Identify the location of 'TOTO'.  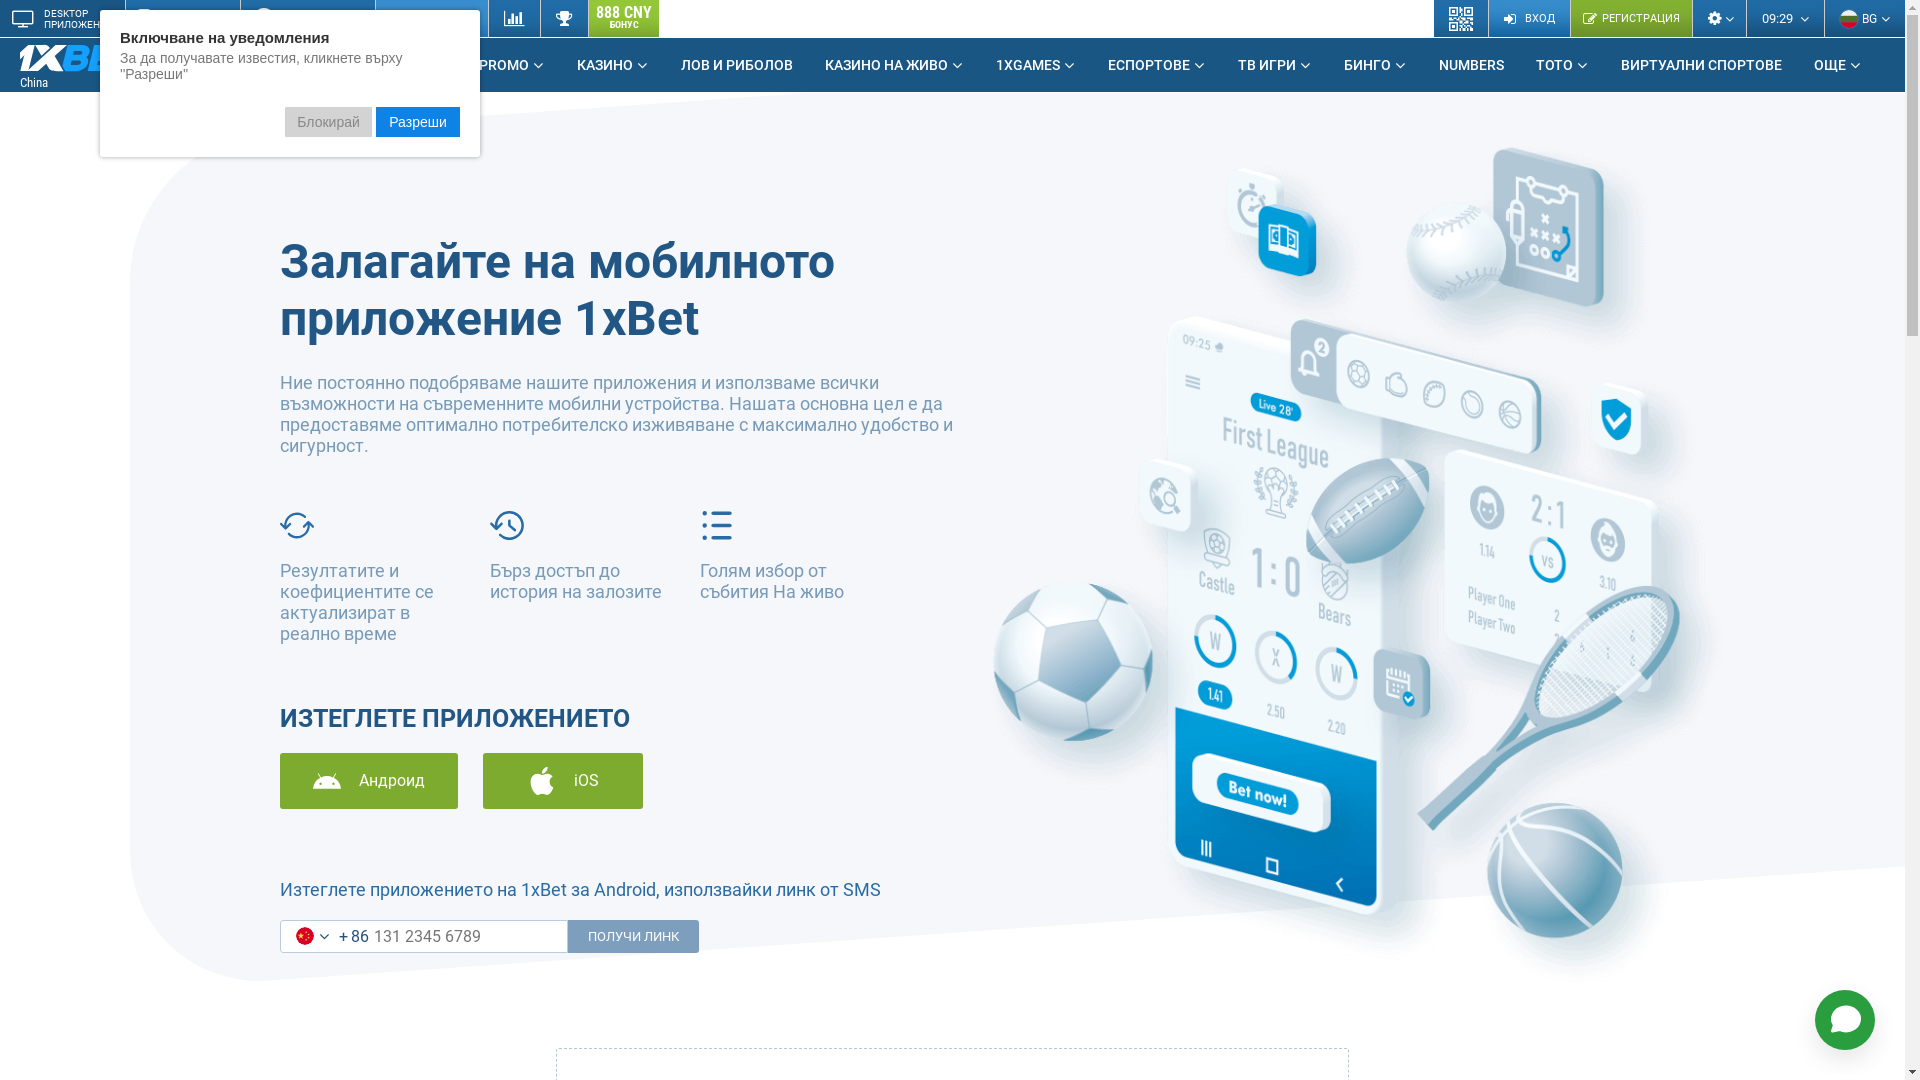
(1520, 64).